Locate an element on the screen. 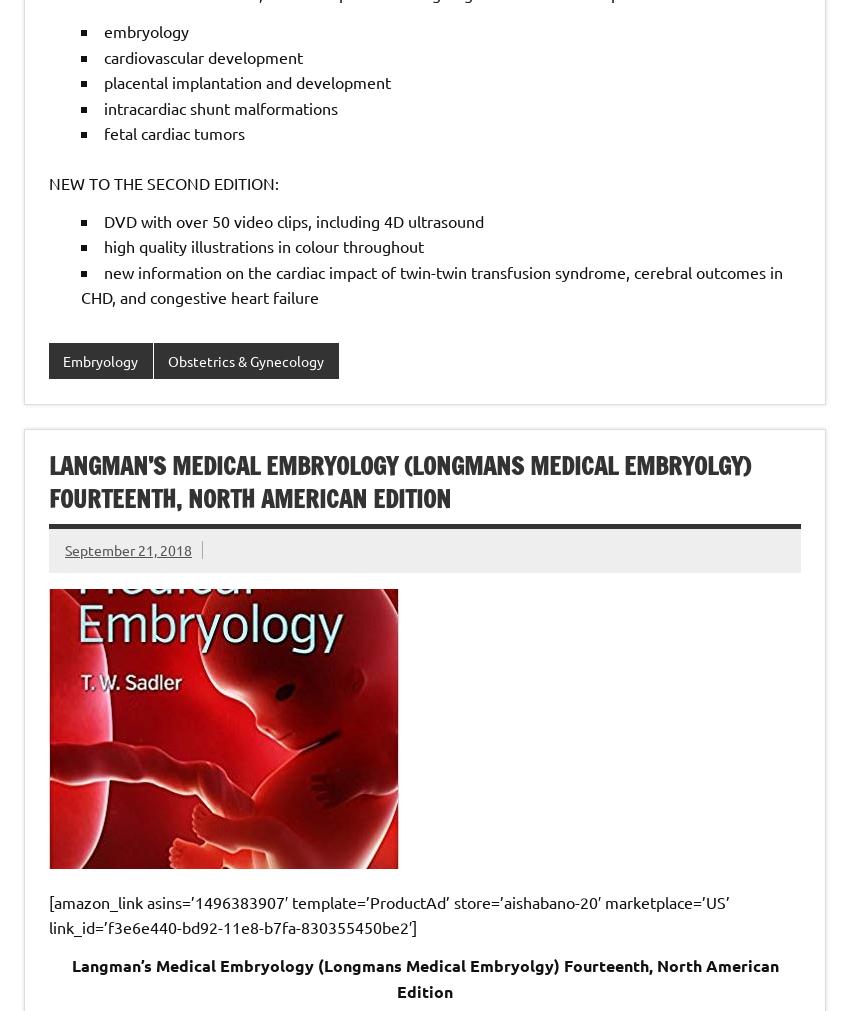 Image resolution: width=850 pixels, height=1011 pixels. 'placental implantation and development' is located at coordinates (247, 80).